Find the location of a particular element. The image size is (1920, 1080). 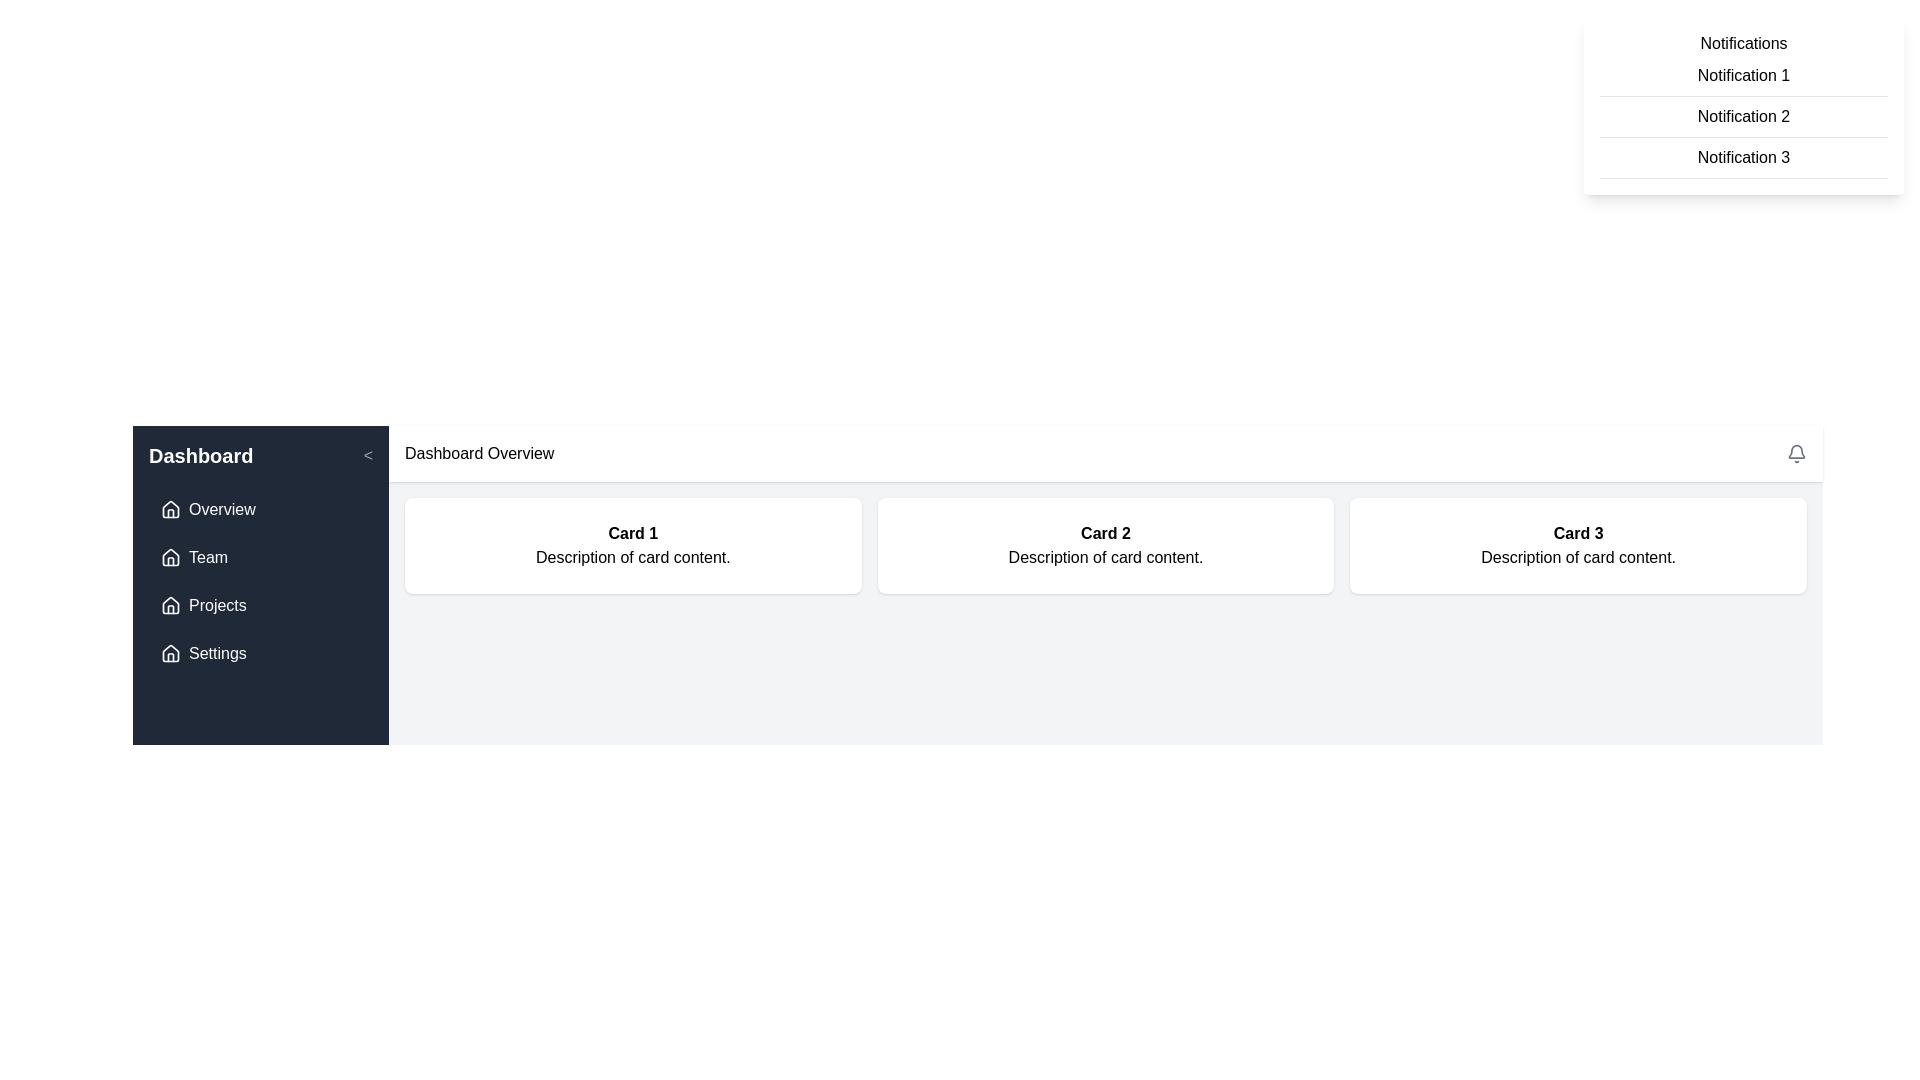

the triangular roof section of the house icon located in the sidebar next to the 'Overview' label is located at coordinates (171, 604).